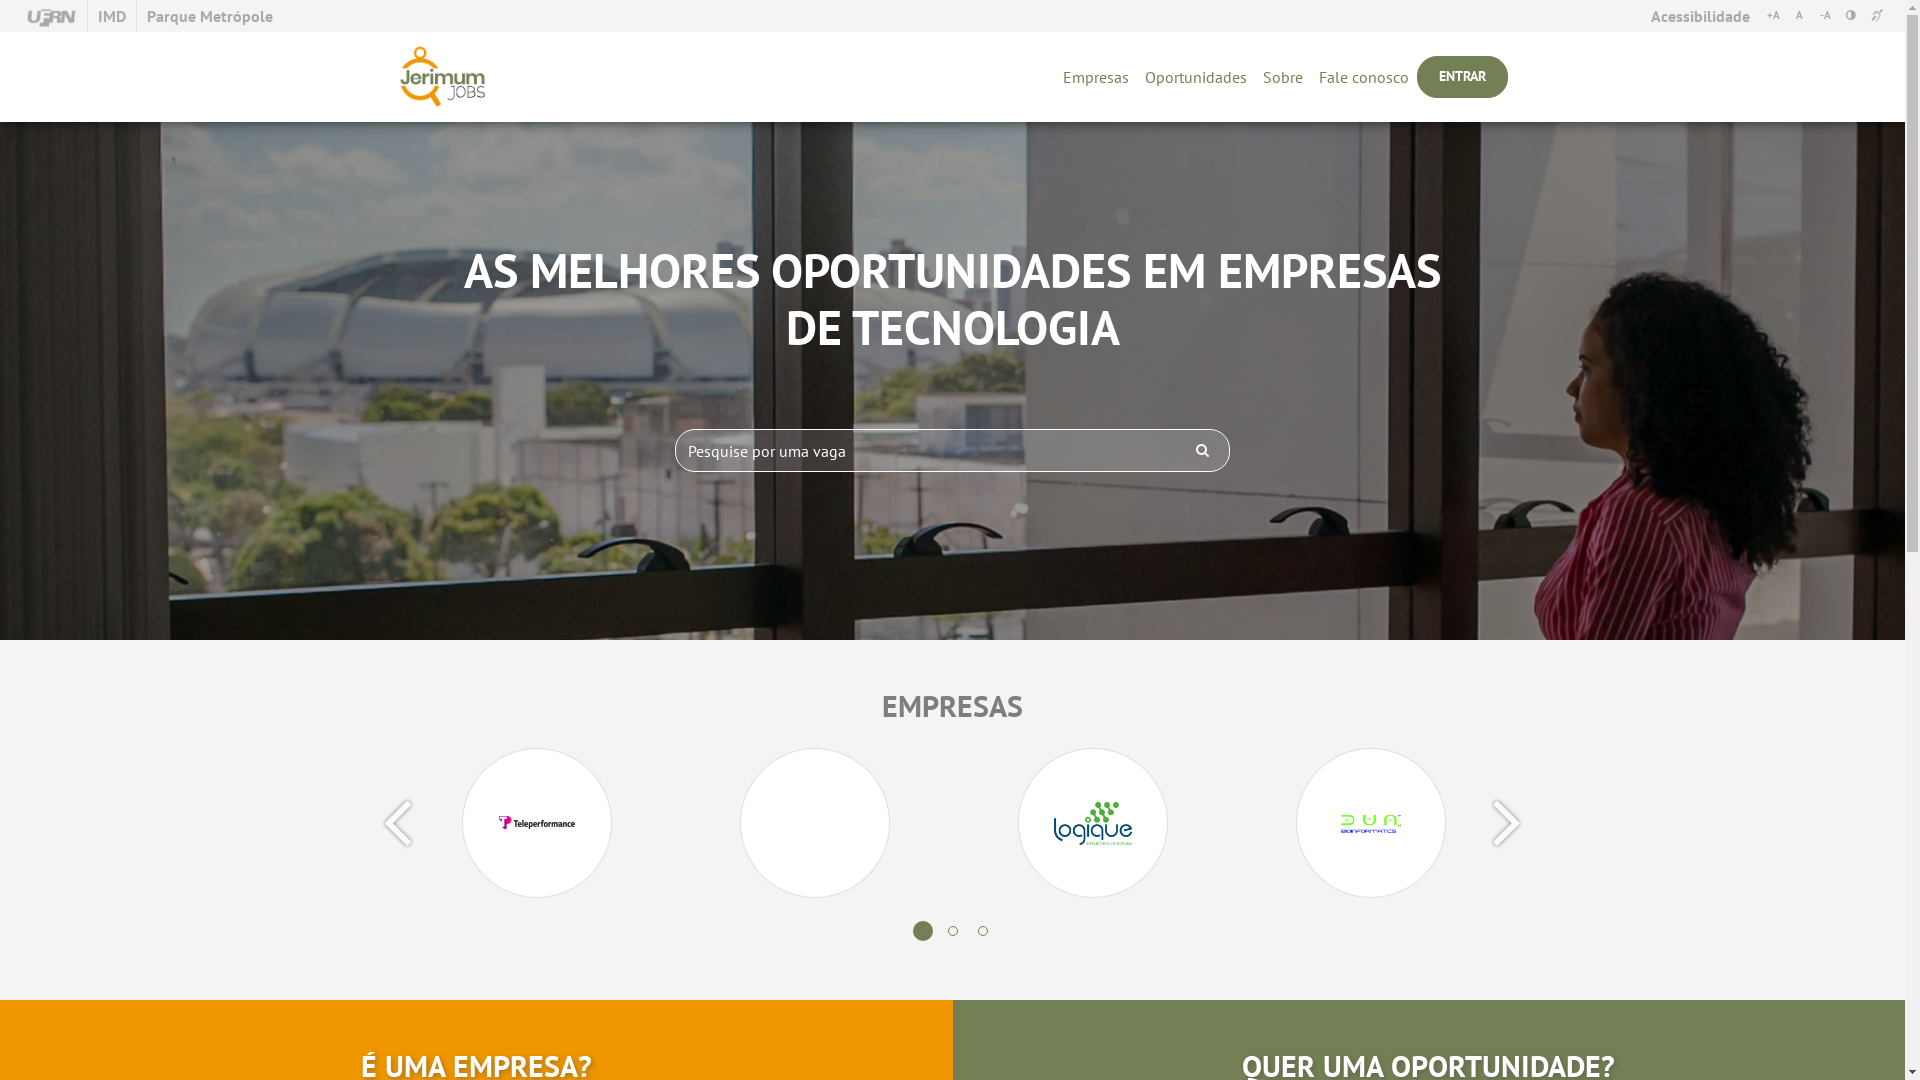 The width and height of the screenshot is (1920, 1080). I want to click on 'Previous', so click(397, 820).